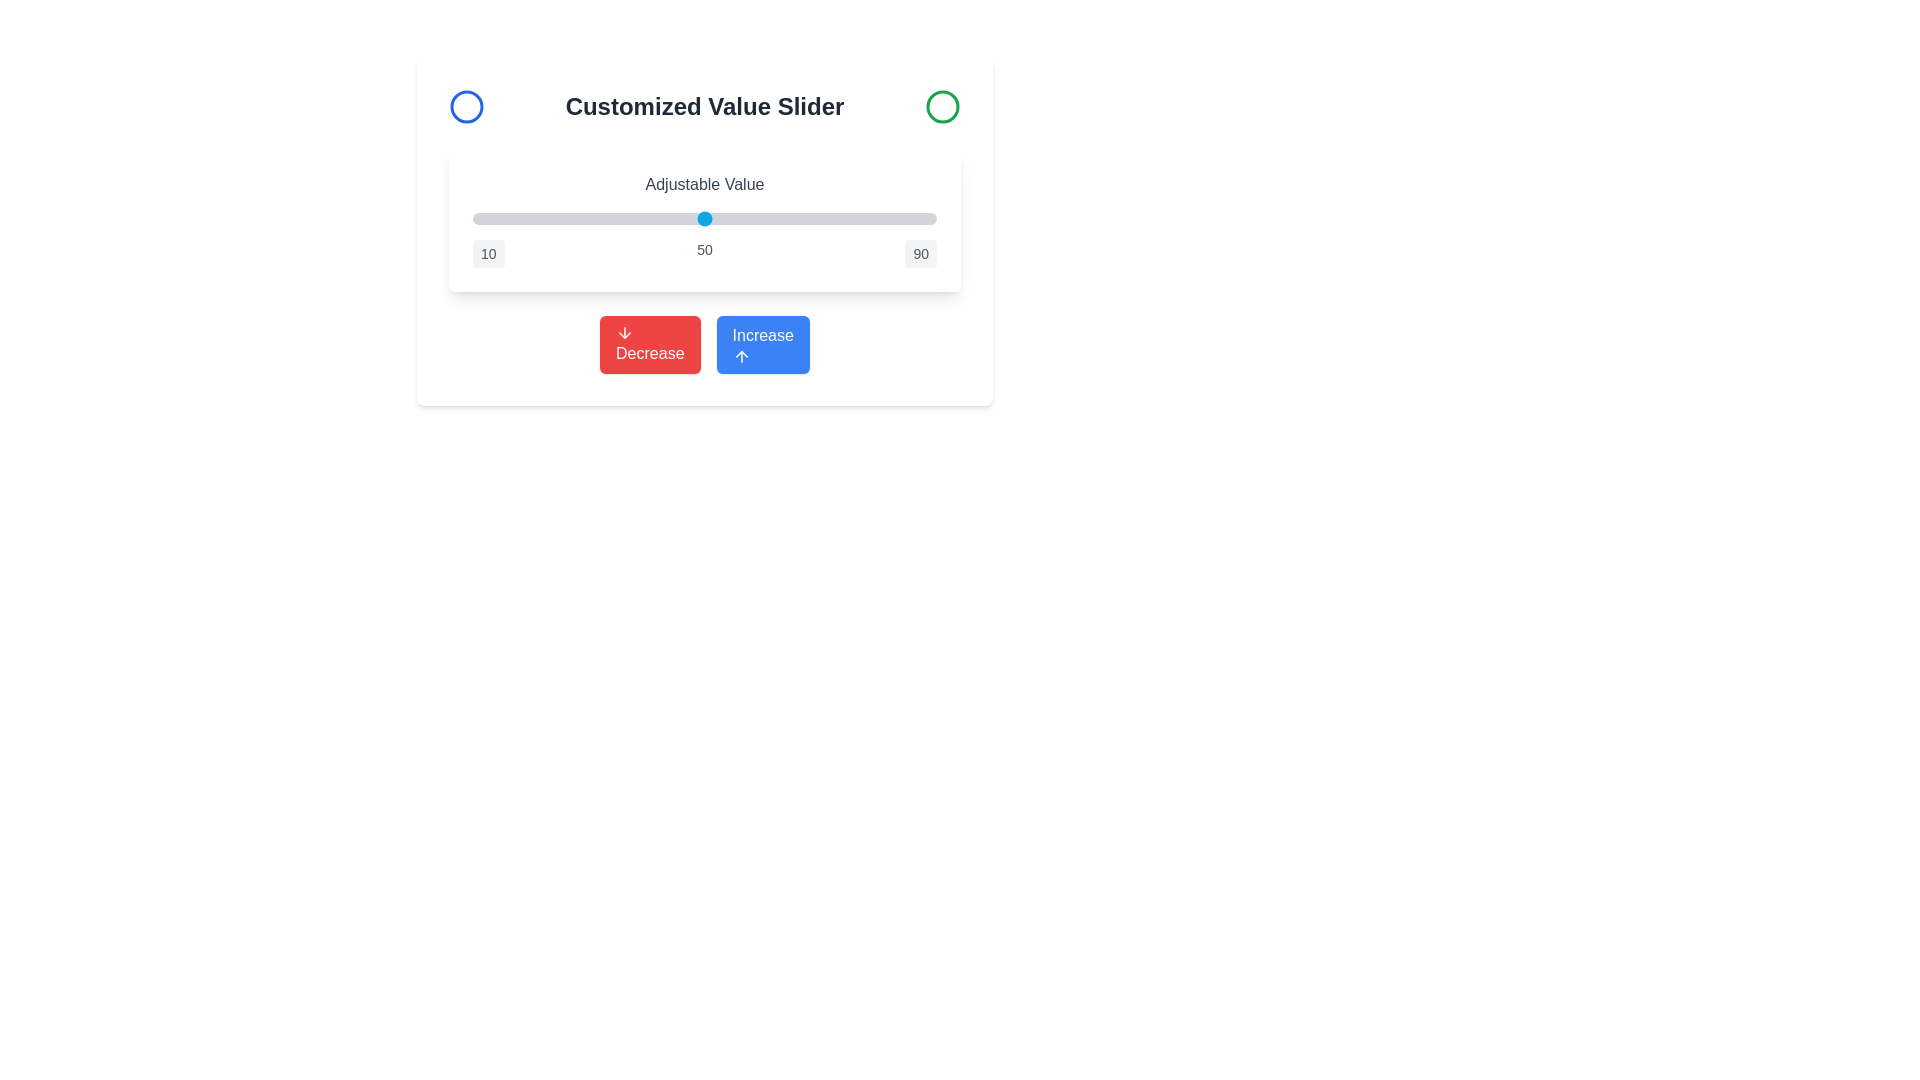  What do you see at coordinates (826, 219) in the screenshot?
I see `the slider value` at bounding box center [826, 219].